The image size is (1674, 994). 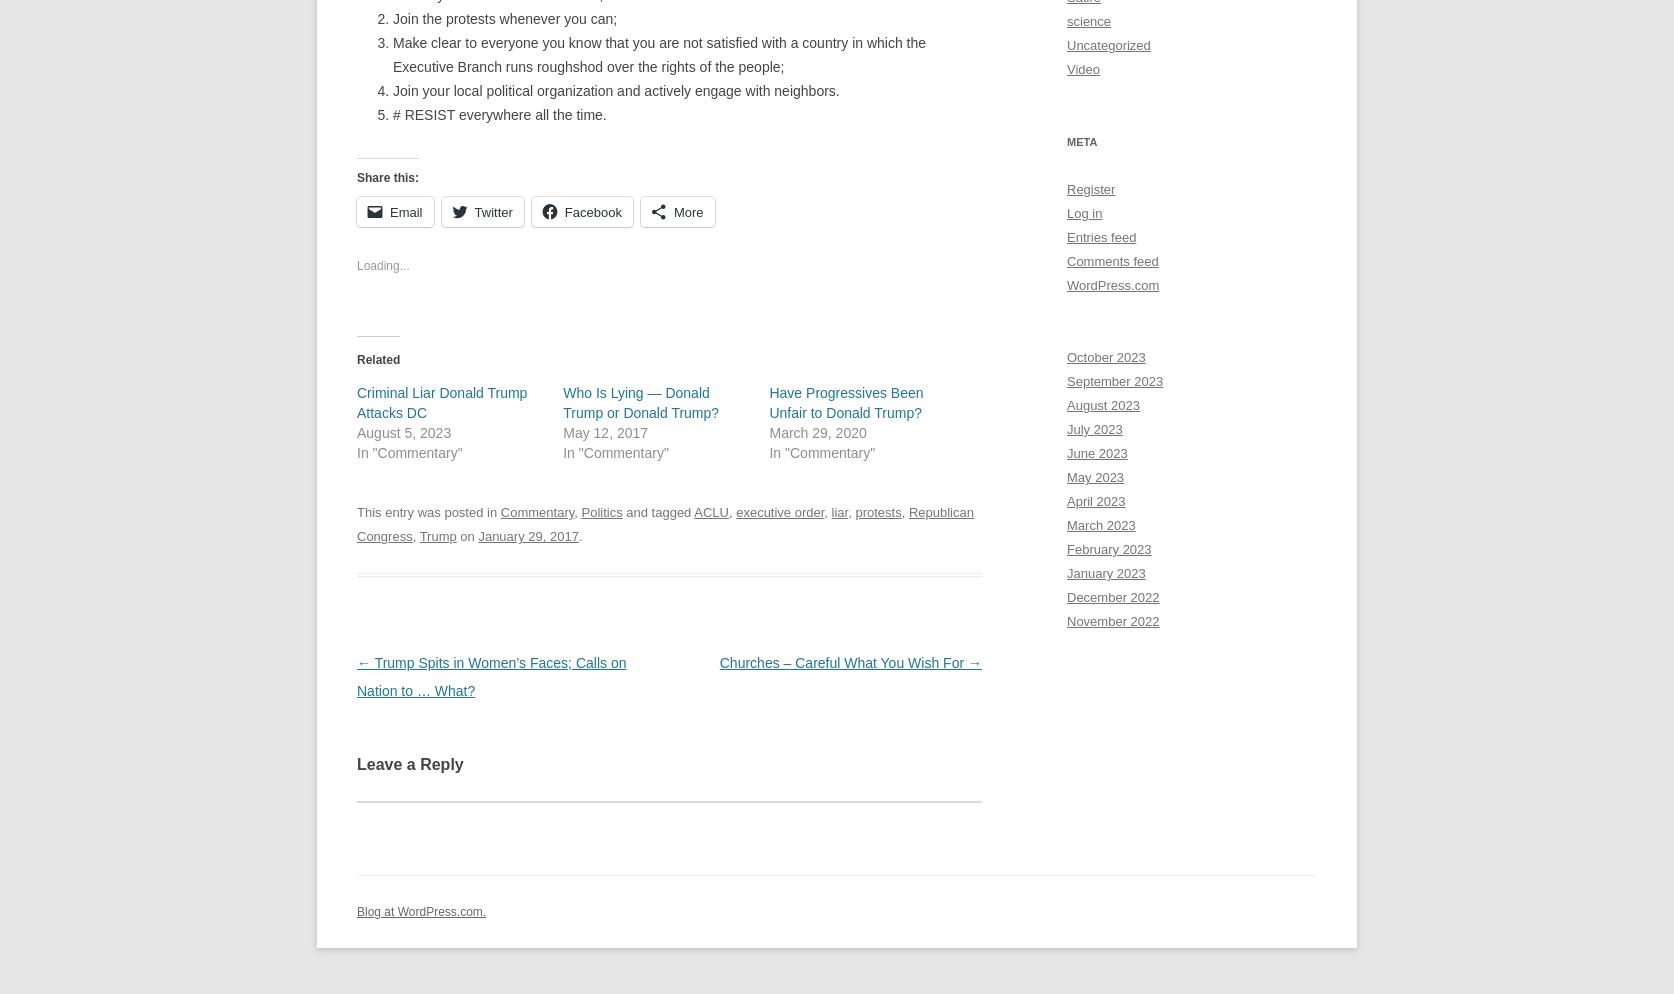 What do you see at coordinates (1087, 21) in the screenshot?
I see `'science'` at bounding box center [1087, 21].